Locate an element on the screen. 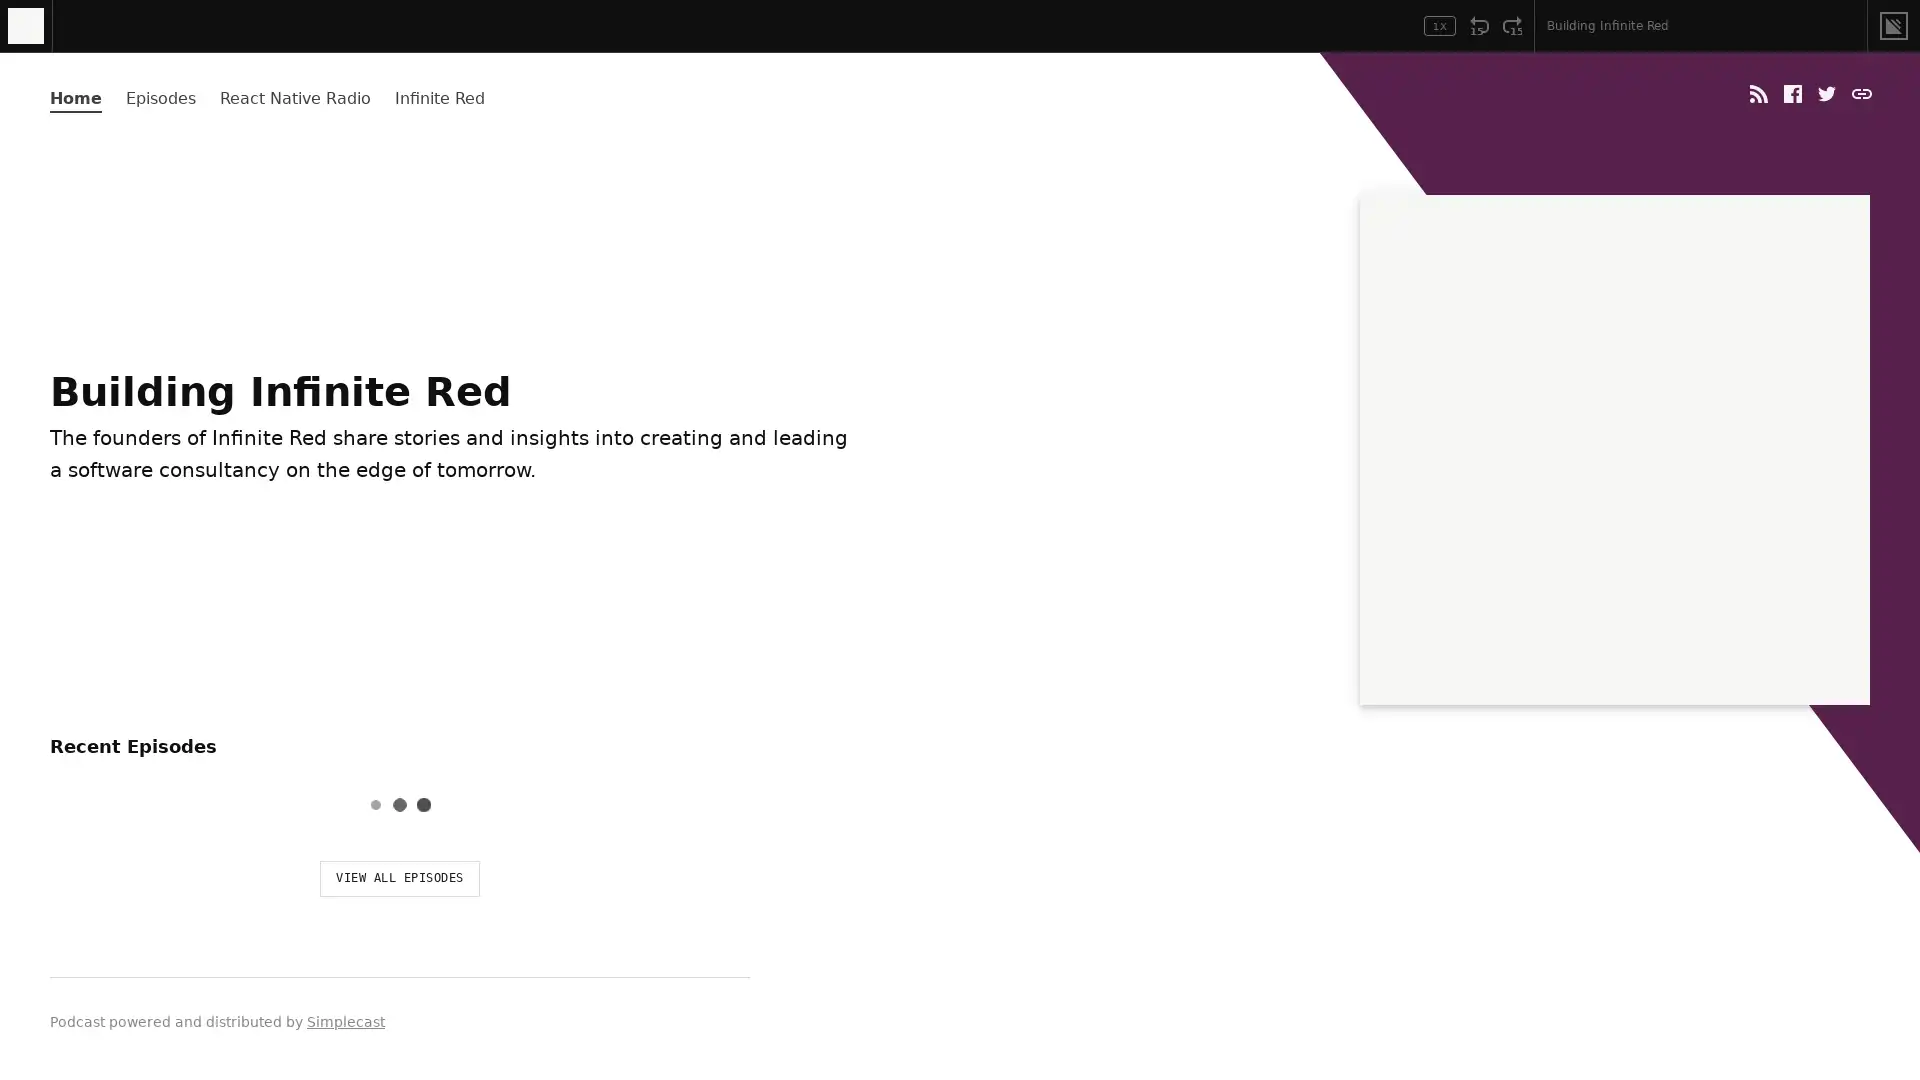 The width and height of the screenshot is (1920, 1080). Play is located at coordinates (73, 829).